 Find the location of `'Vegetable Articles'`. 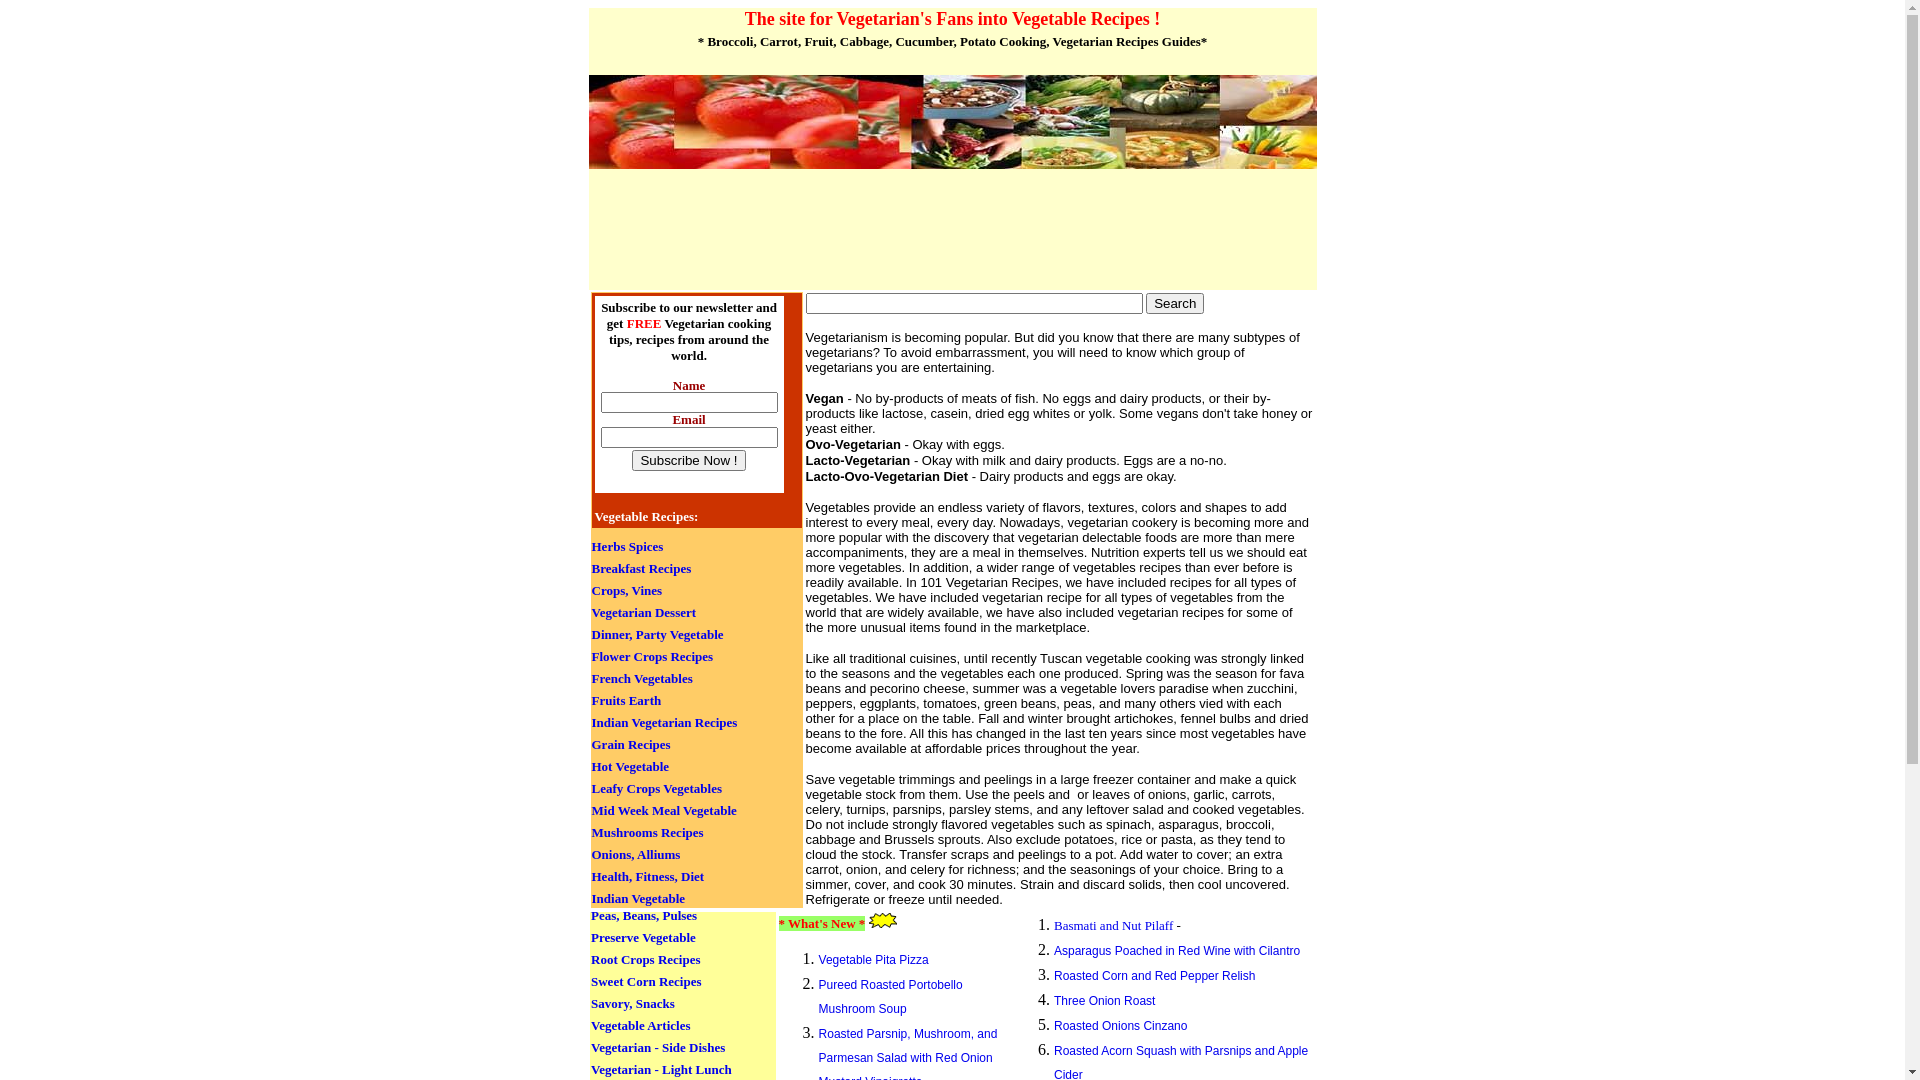

'Vegetable Articles' is located at coordinates (589, 1025).